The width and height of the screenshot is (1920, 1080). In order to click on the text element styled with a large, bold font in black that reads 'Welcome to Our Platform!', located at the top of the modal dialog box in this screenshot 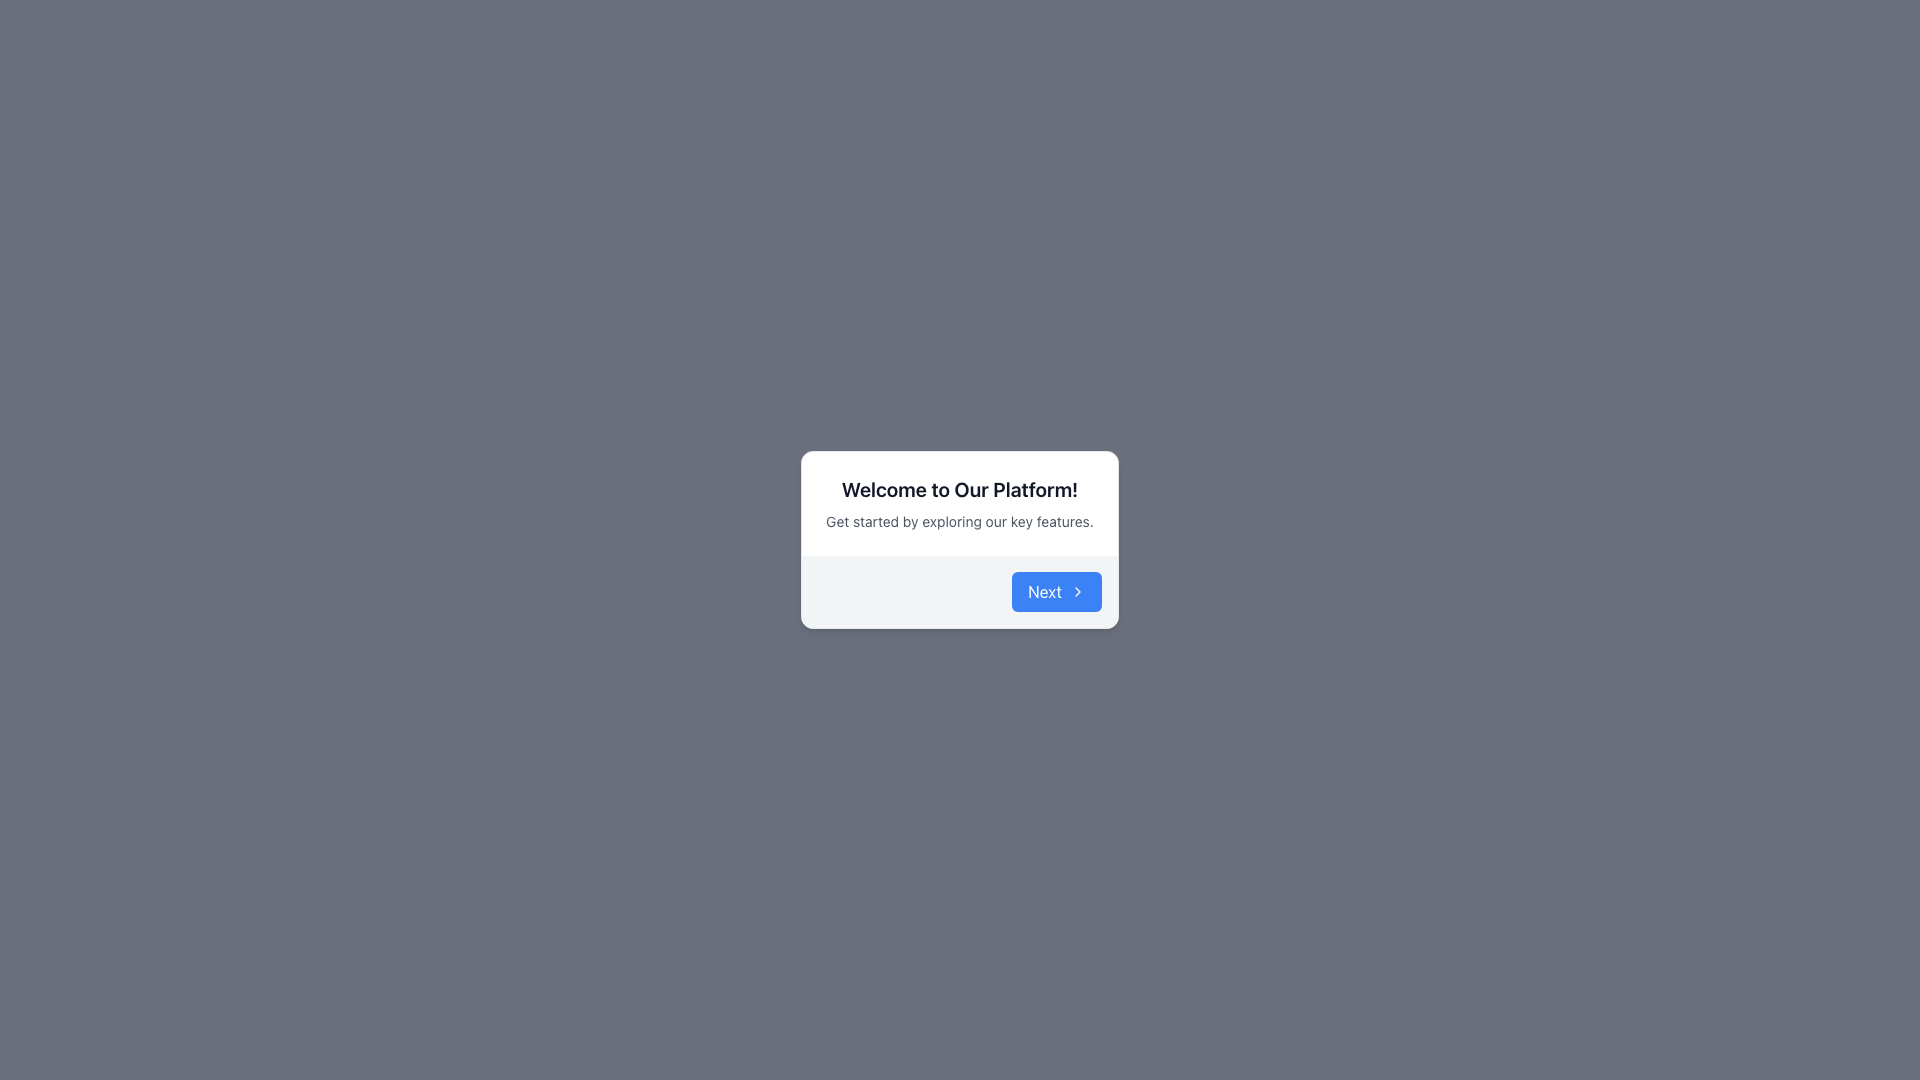, I will do `click(960, 489)`.